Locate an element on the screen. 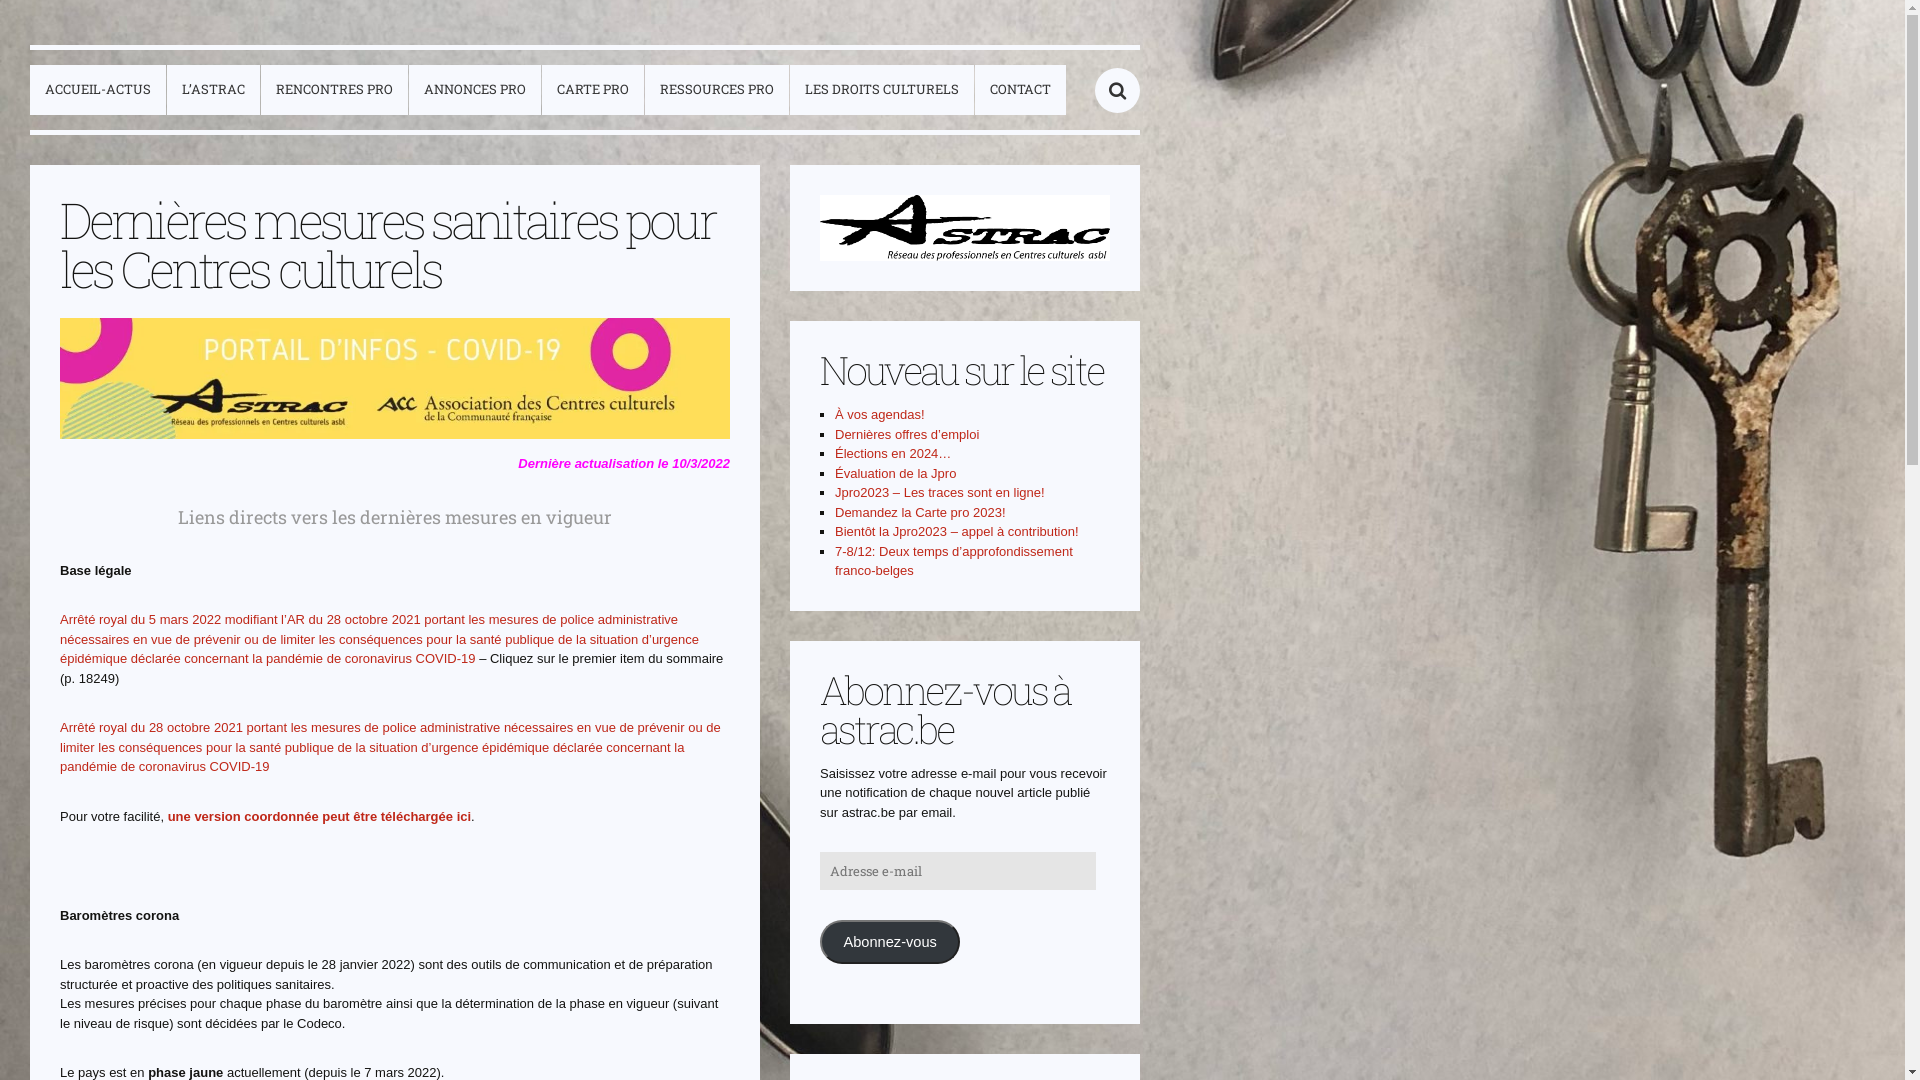 The width and height of the screenshot is (1920, 1080). 'Abonnez-vous' is located at coordinates (888, 941).